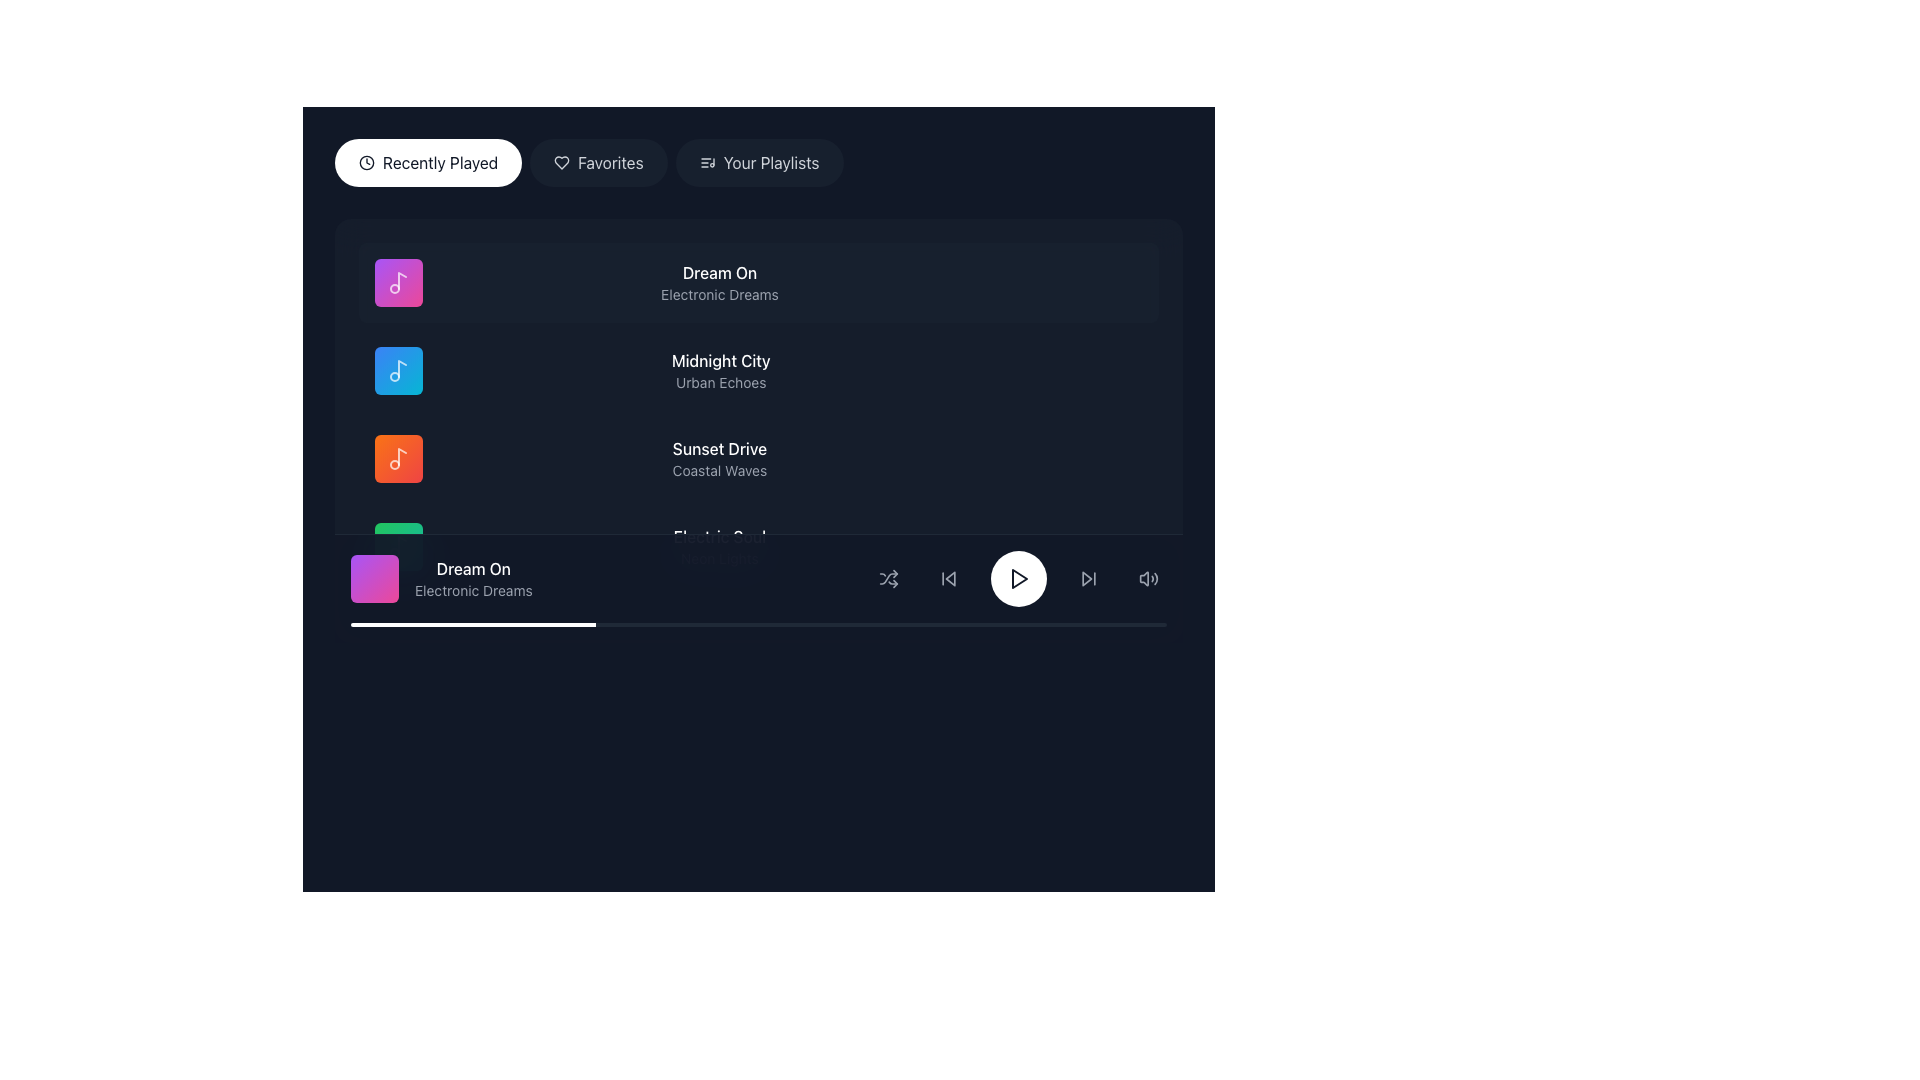  I want to click on progress, so click(824, 623).